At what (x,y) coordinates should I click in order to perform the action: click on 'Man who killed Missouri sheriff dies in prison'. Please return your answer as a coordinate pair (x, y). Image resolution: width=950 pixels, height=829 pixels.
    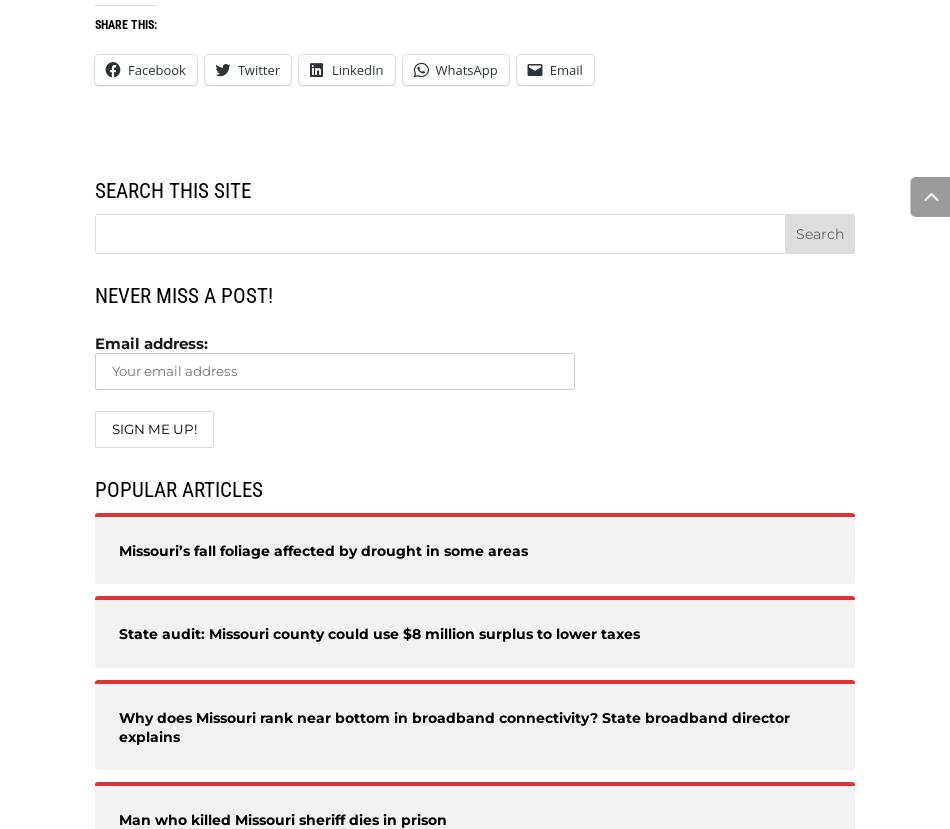
    Looking at the image, I should click on (282, 817).